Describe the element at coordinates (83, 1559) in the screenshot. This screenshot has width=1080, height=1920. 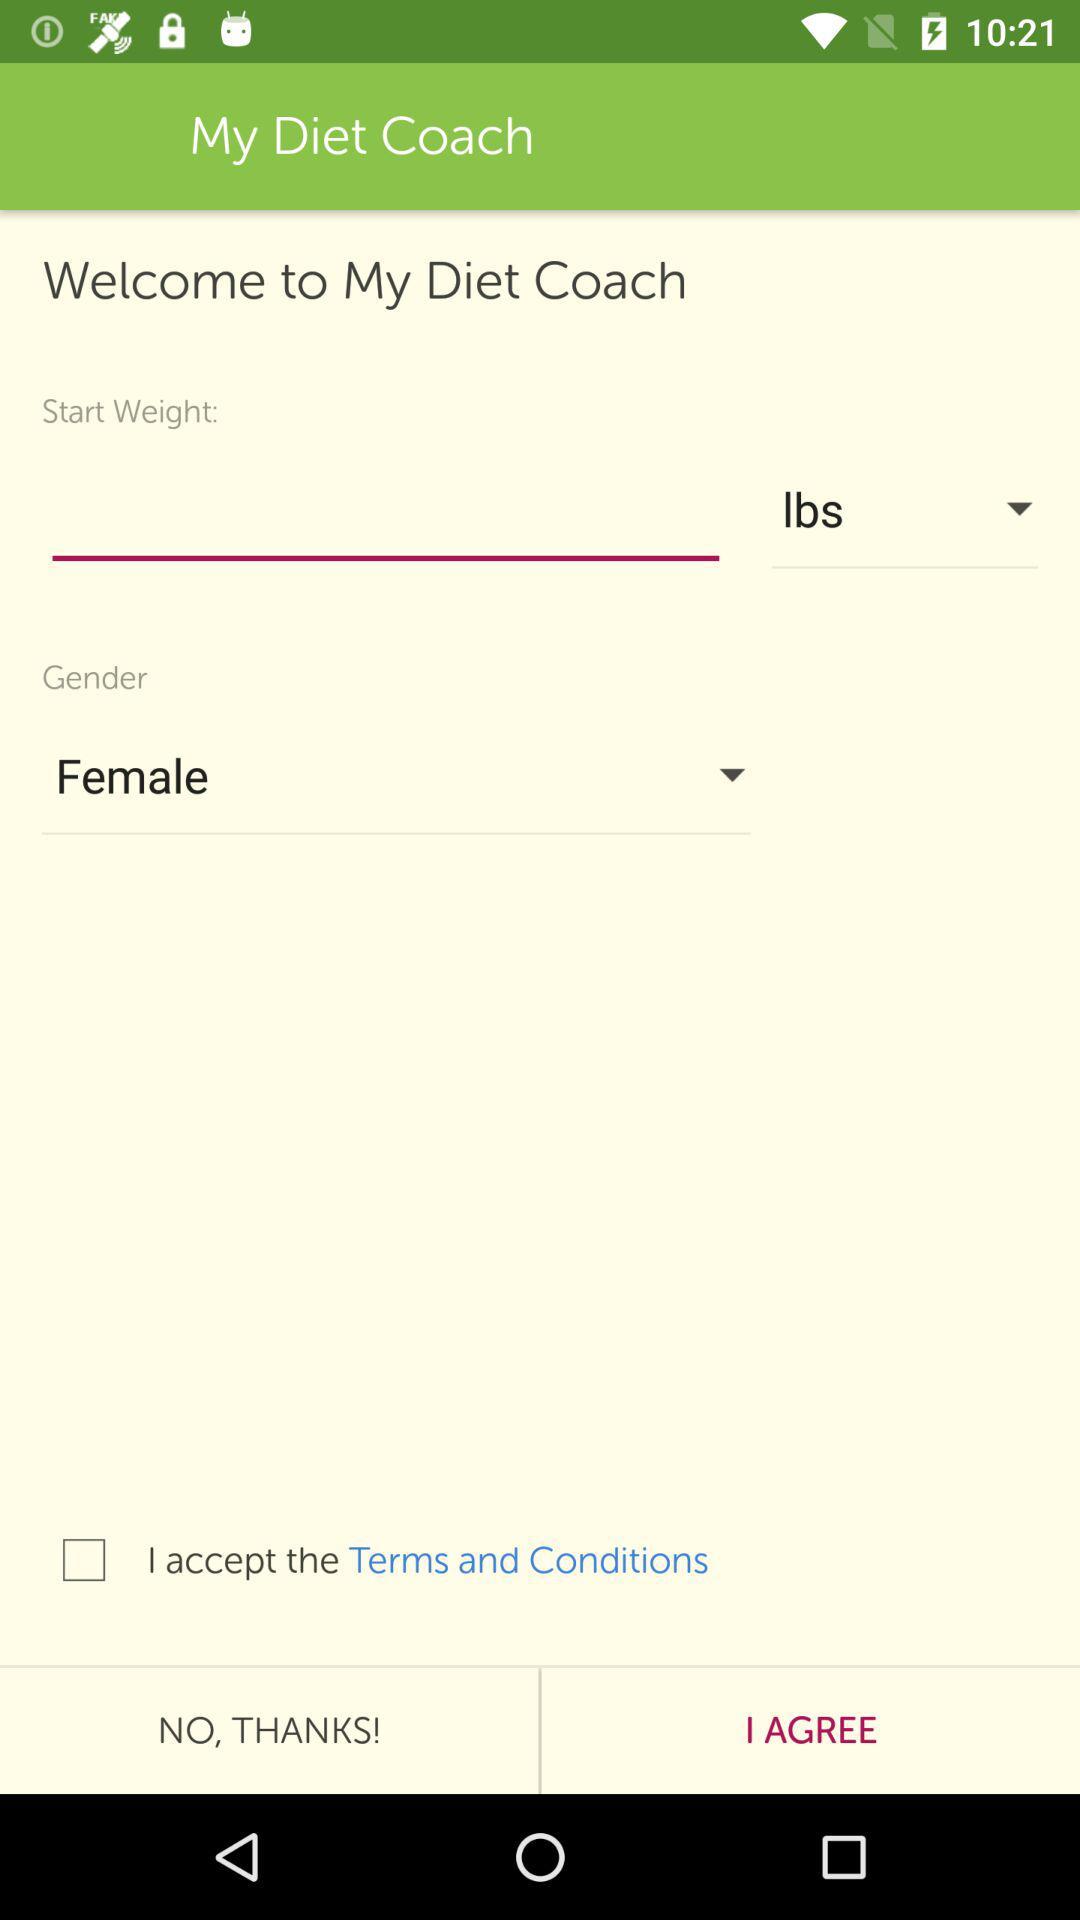
I see `item next to the i accept the  item` at that location.